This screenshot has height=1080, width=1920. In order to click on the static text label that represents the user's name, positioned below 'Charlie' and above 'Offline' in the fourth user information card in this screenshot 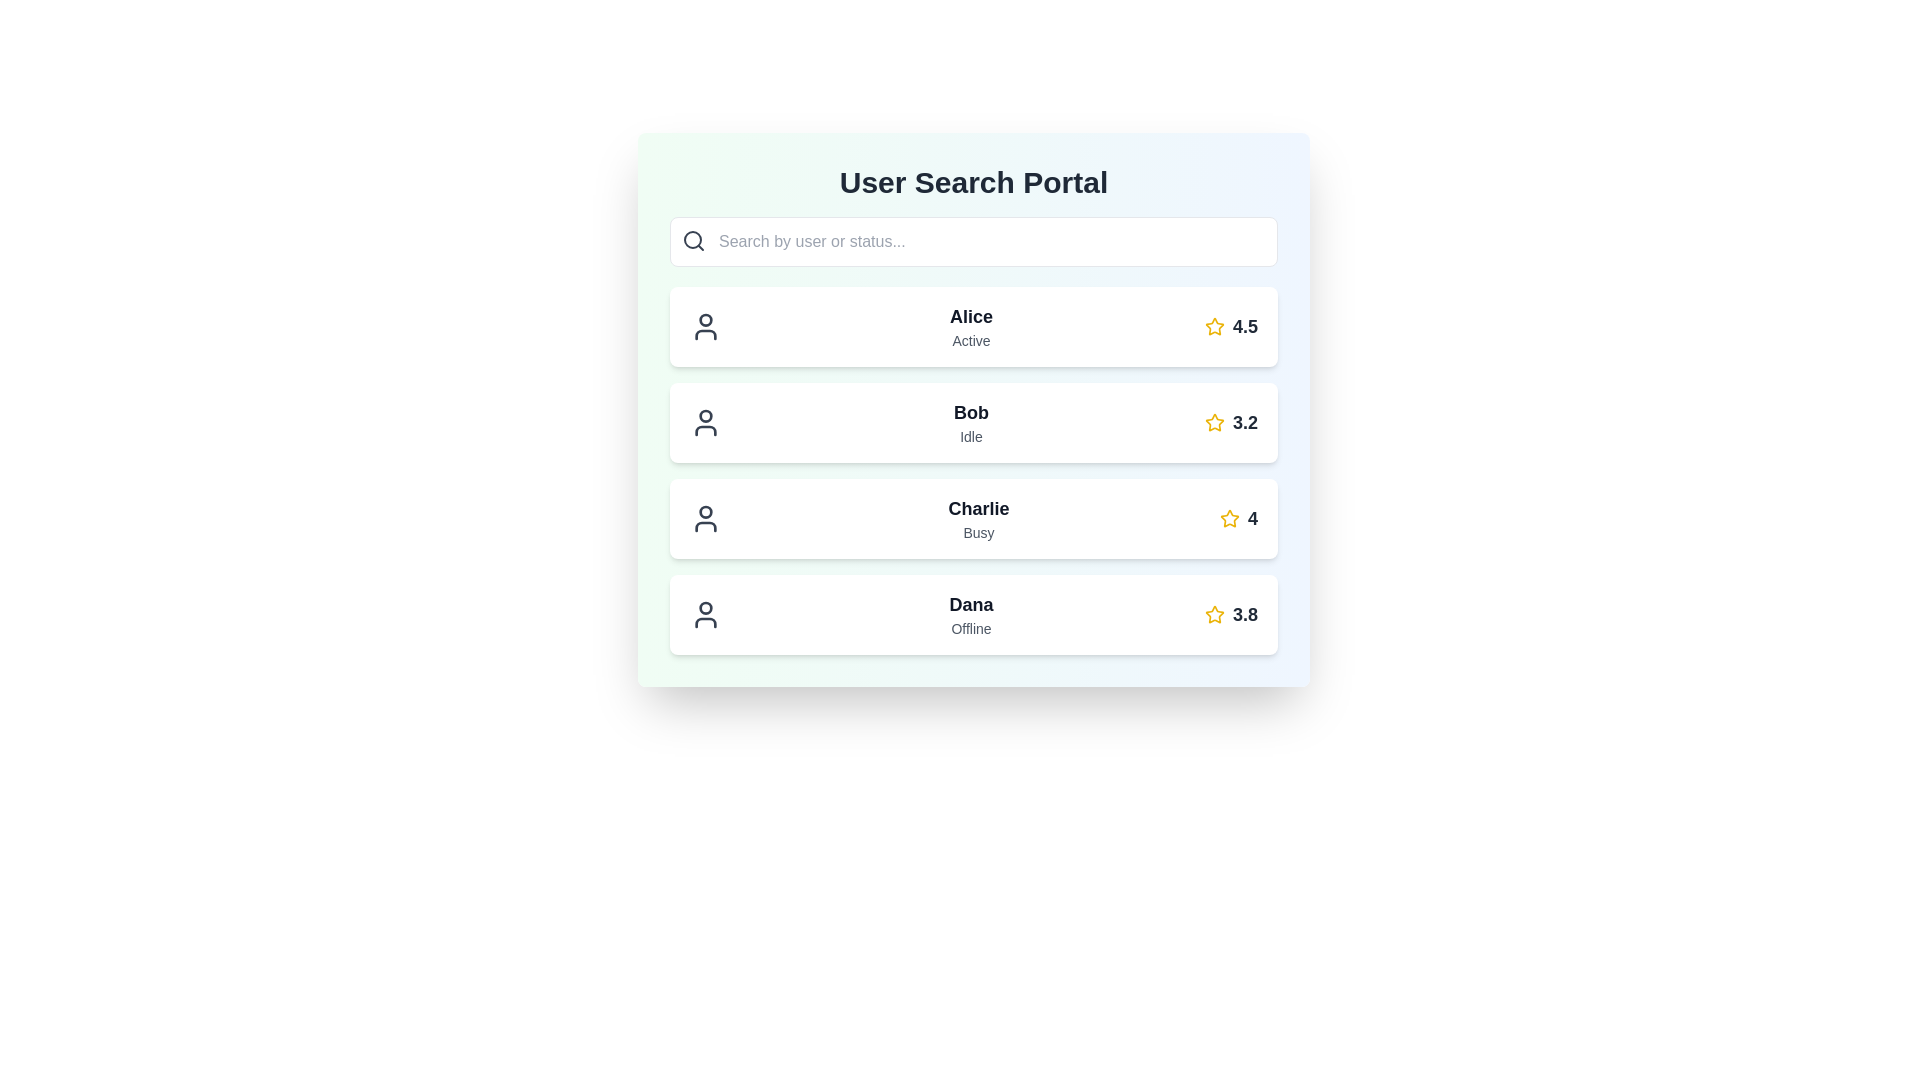, I will do `click(971, 604)`.